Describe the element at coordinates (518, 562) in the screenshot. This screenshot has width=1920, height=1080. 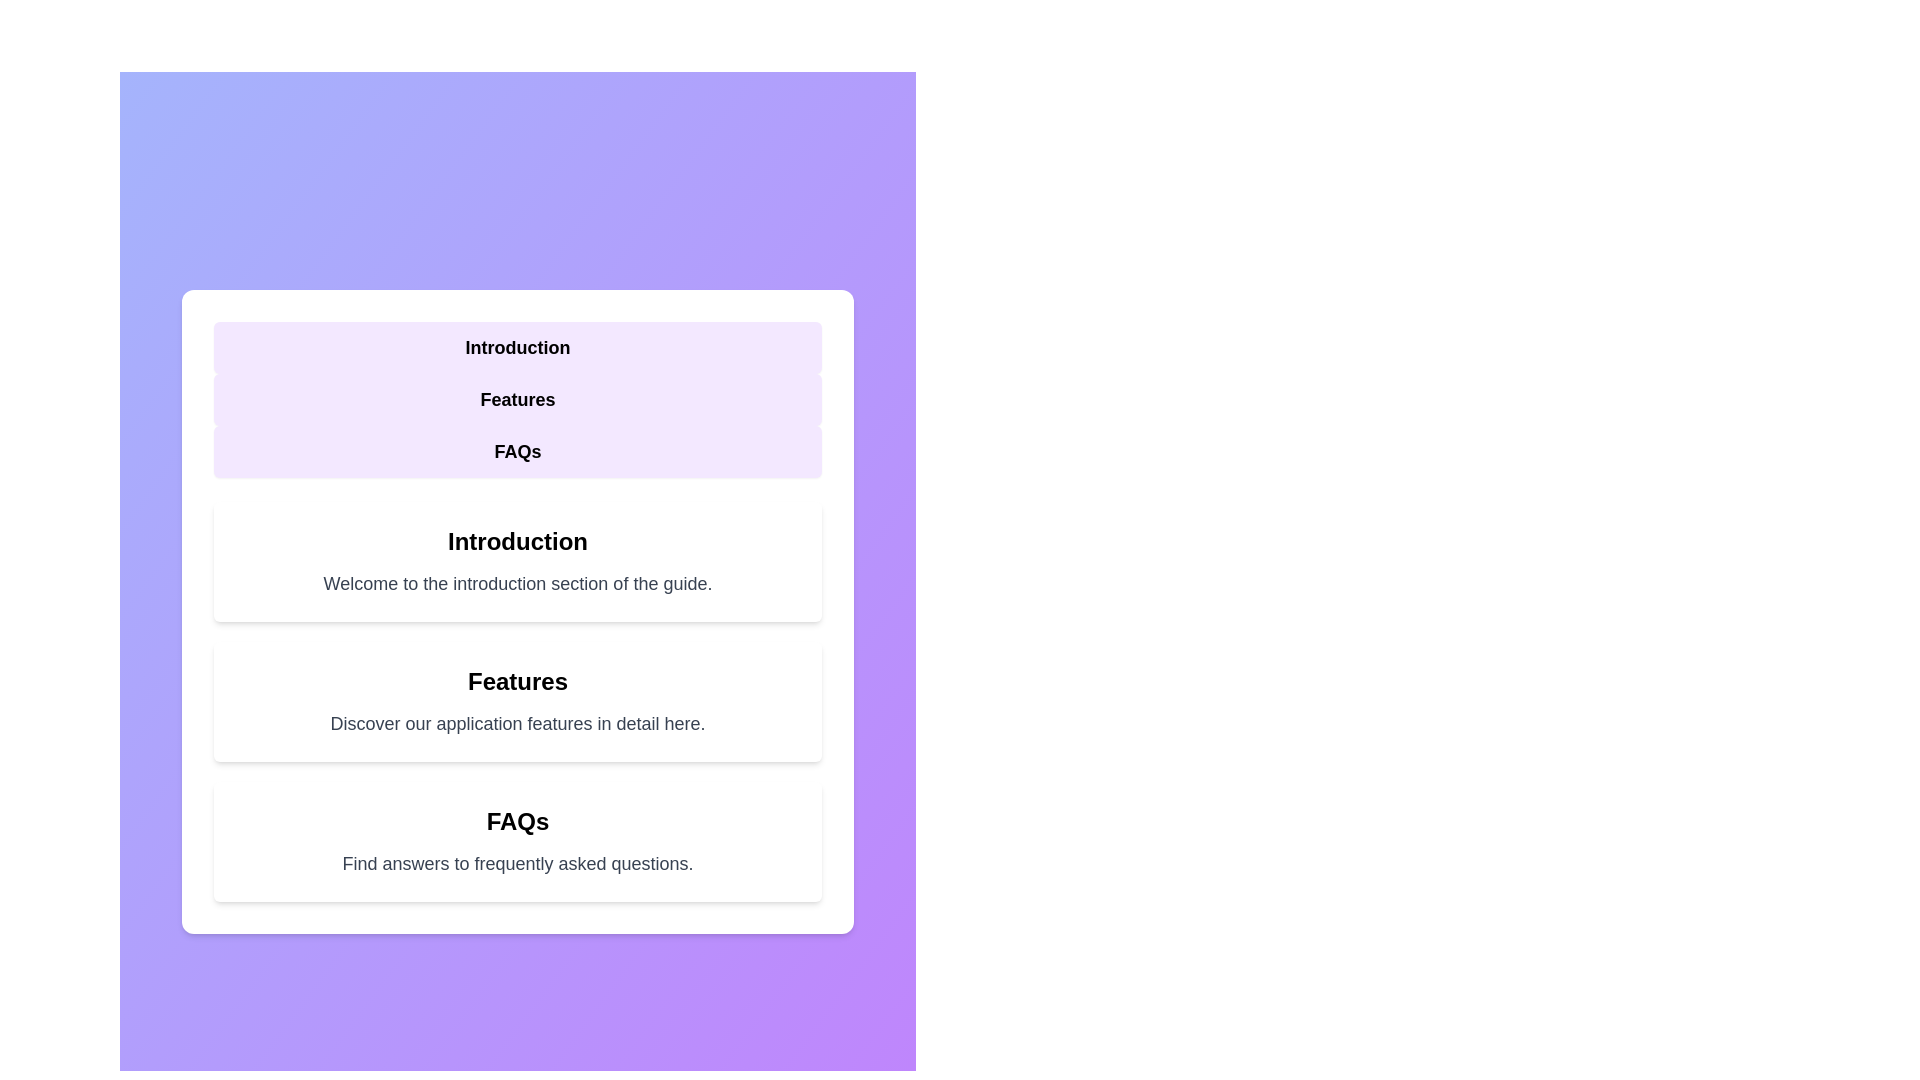
I see `the Informational section, which serves as an introductory guide located above the 'Features' and 'FAQs' sections` at that location.